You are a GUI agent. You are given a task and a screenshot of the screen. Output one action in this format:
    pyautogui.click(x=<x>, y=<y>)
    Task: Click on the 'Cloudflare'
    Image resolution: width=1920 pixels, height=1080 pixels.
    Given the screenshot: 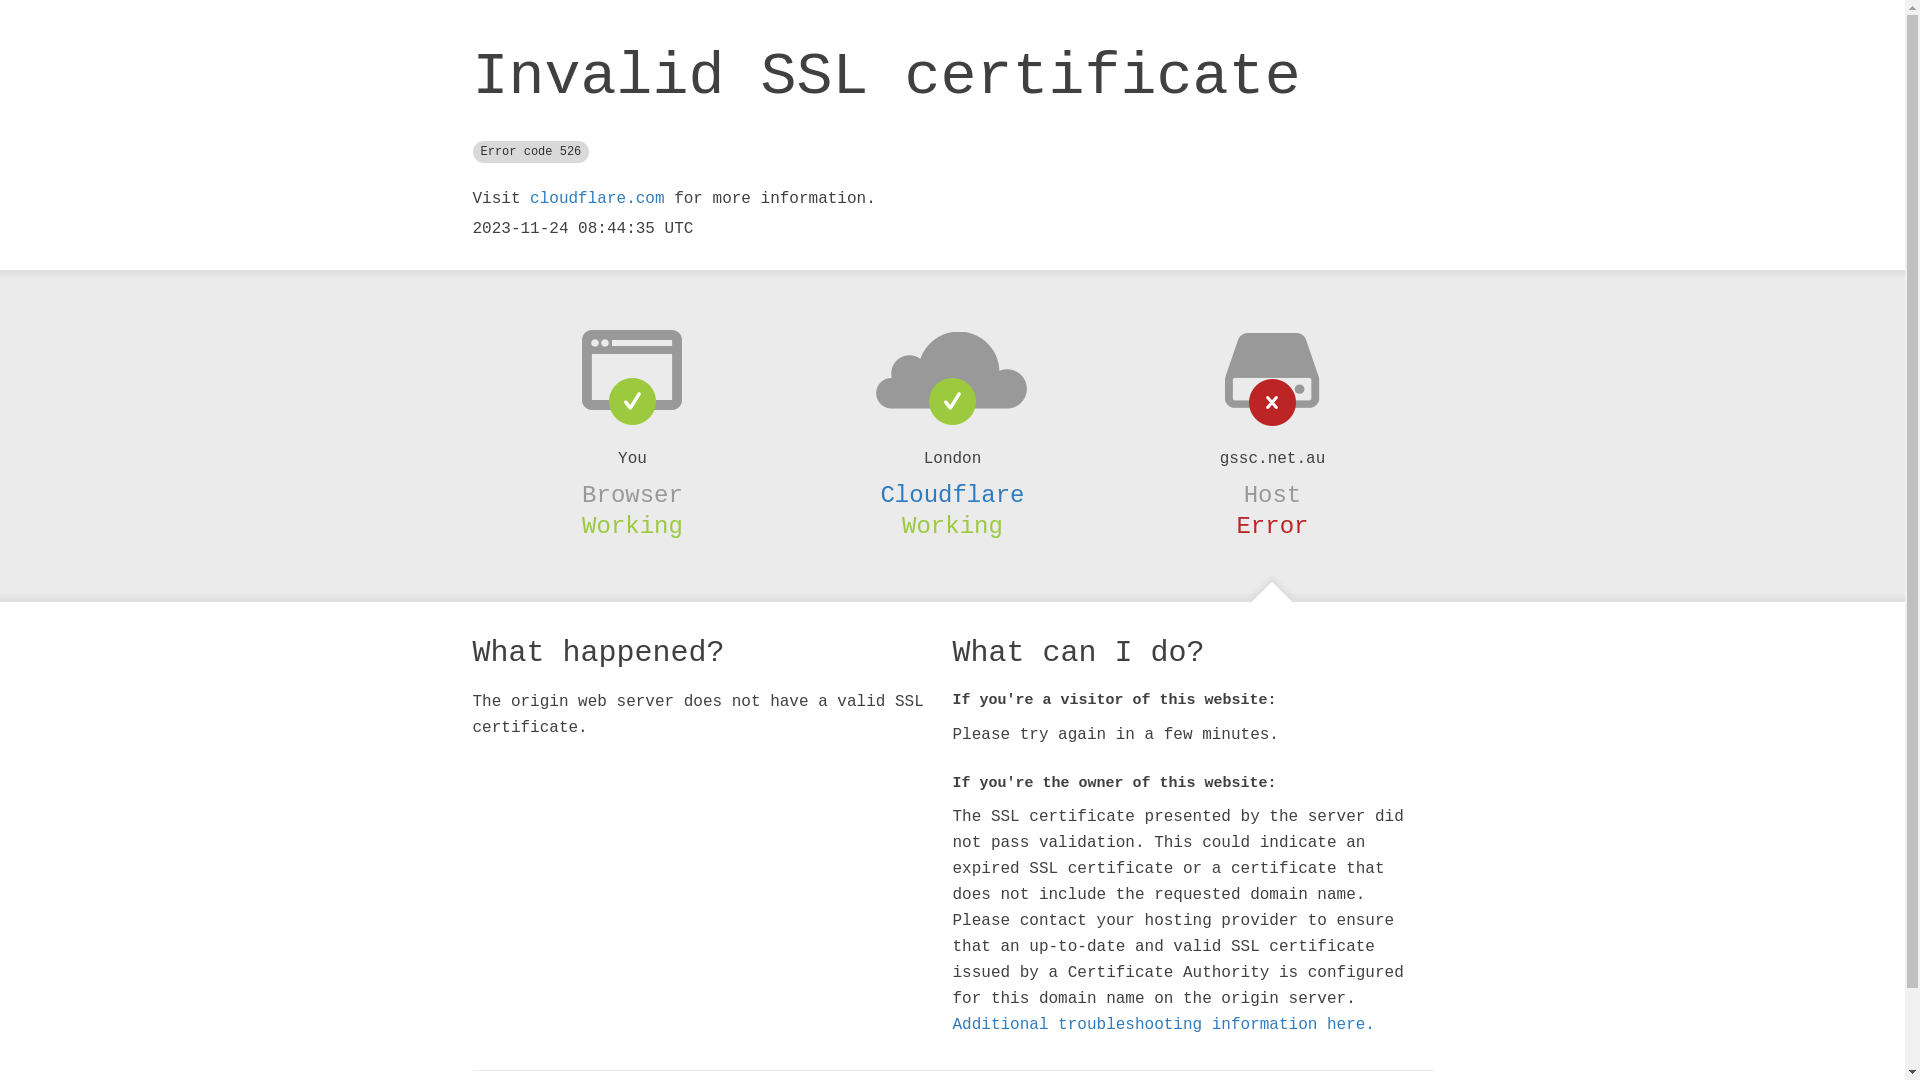 What is the action you would take?
    pyautogui.click(x=950, y=495)
    